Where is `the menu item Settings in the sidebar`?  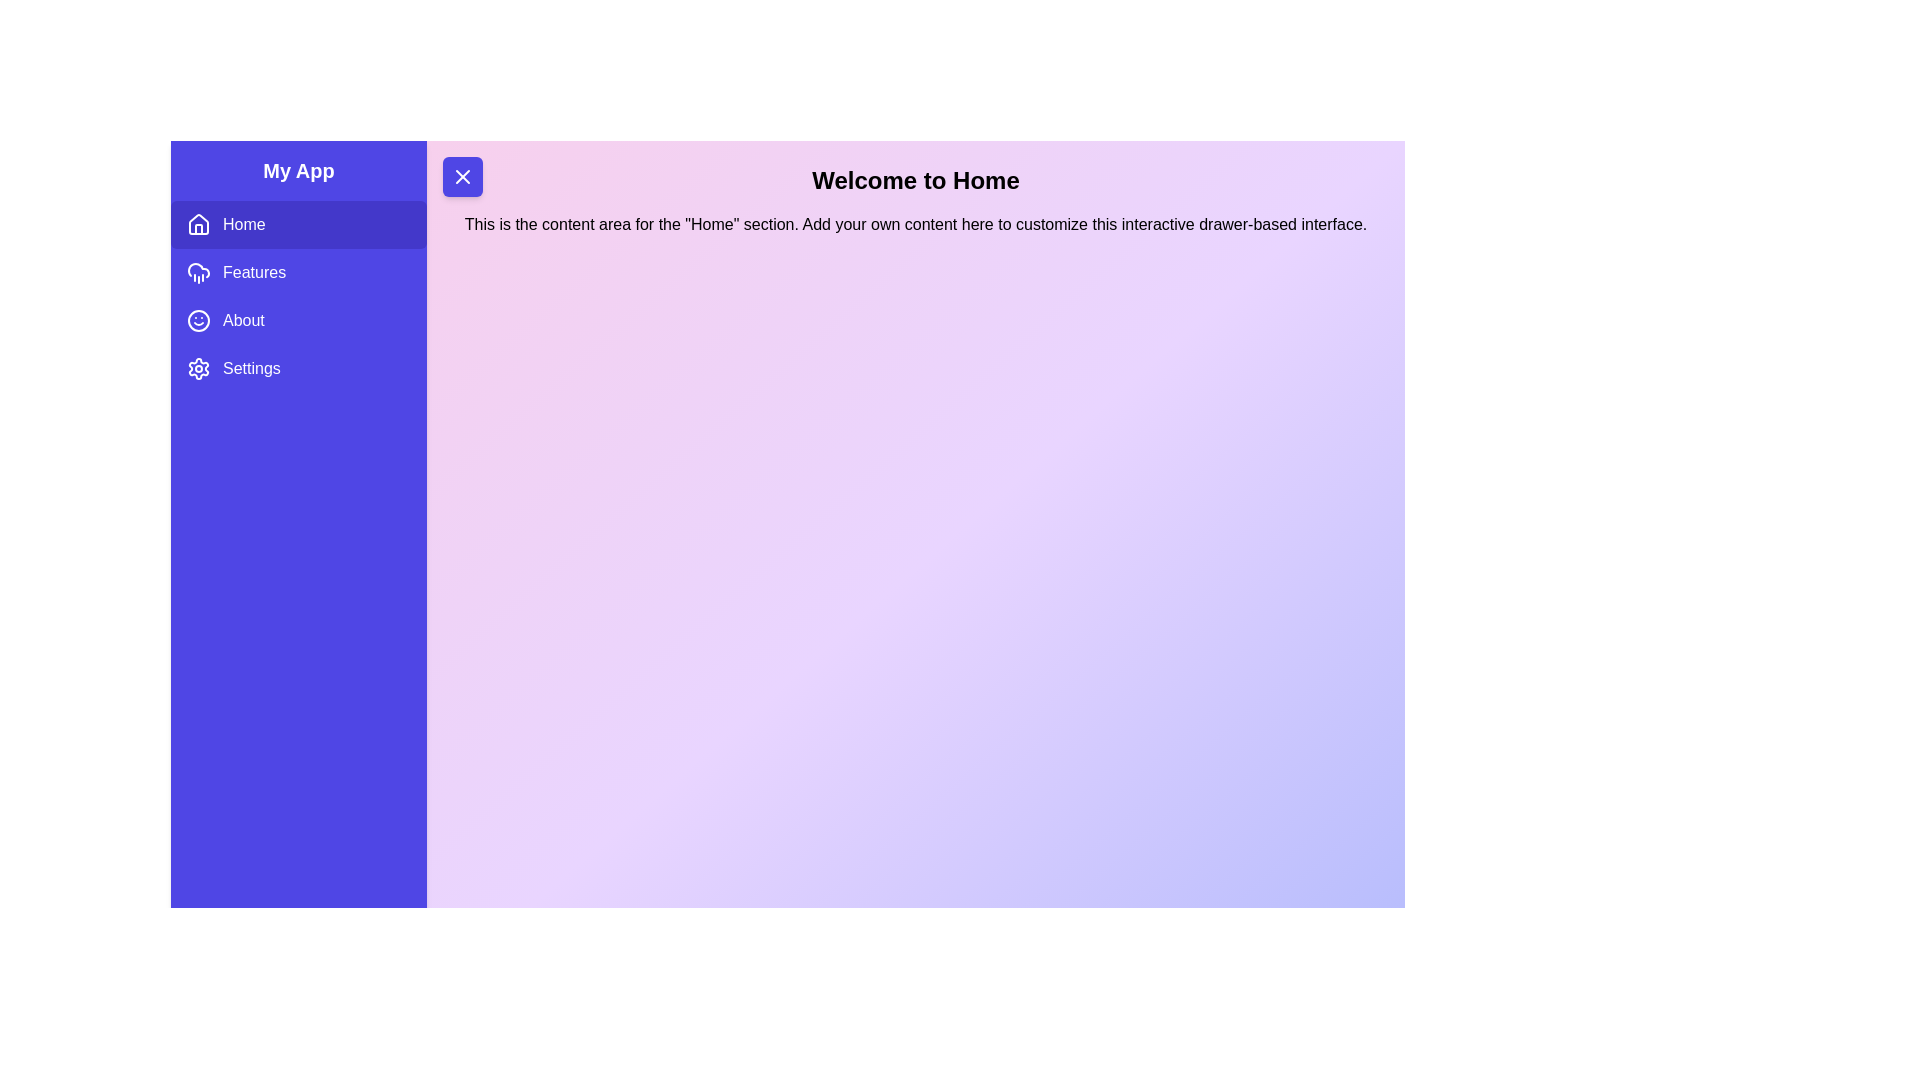
the menu item Settings in the sidebar is located at coordinates (297, 369).